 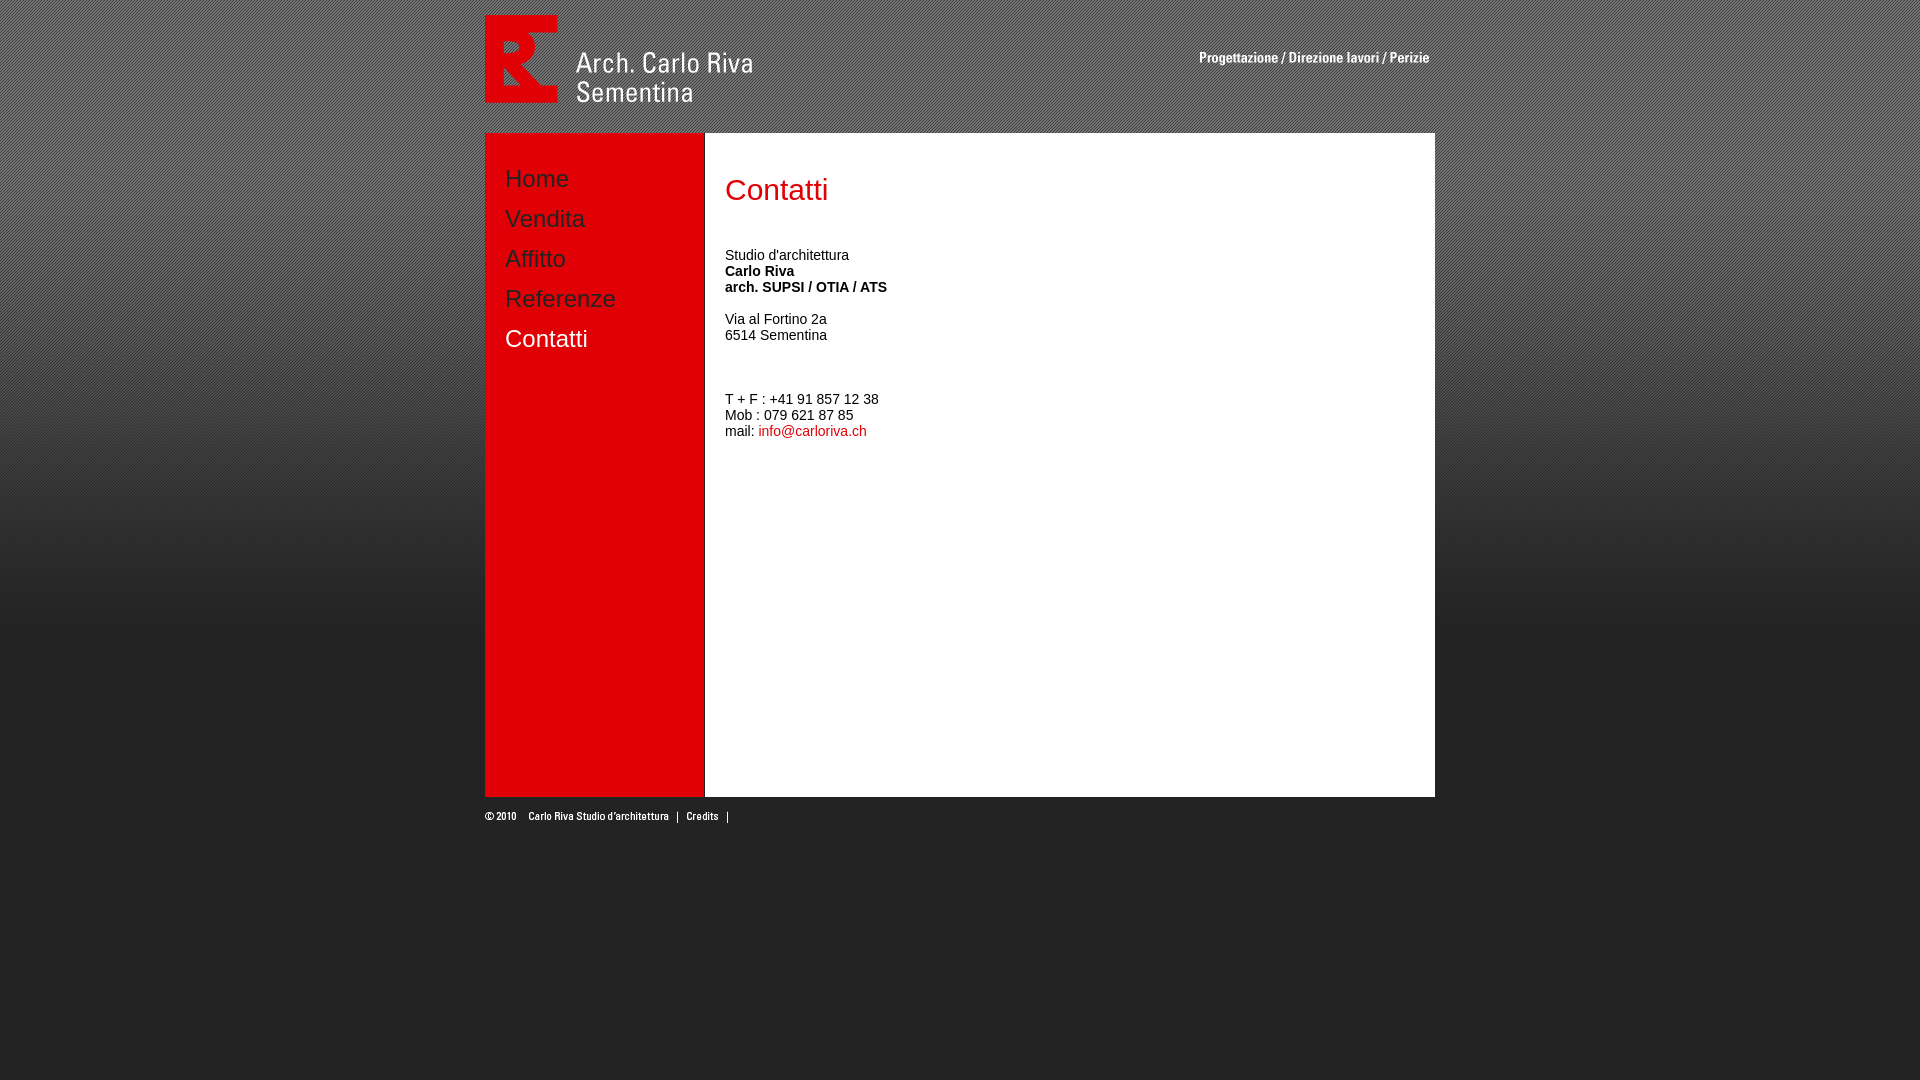 What do you see at coordinates (504, 218) in the screenshot?
I see `'Vendita'` at bounding box center [504, 218].